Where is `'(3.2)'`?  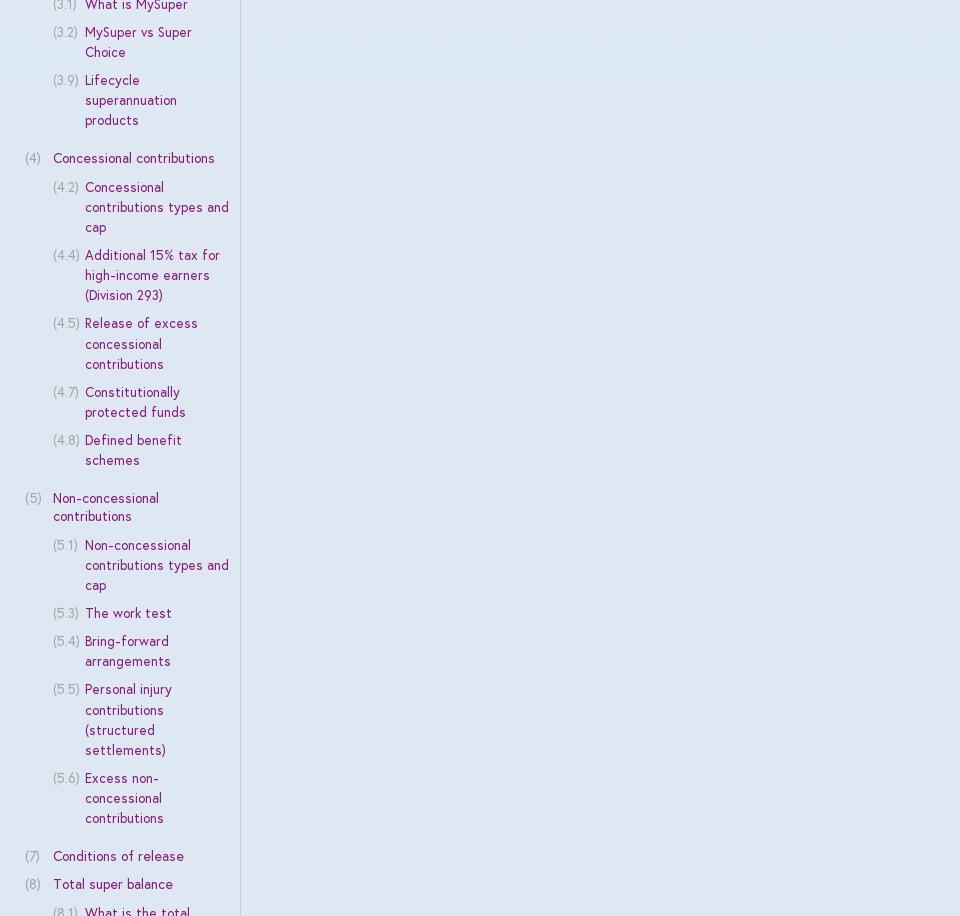 '(3.2)' is located at coordinates (64, 30).